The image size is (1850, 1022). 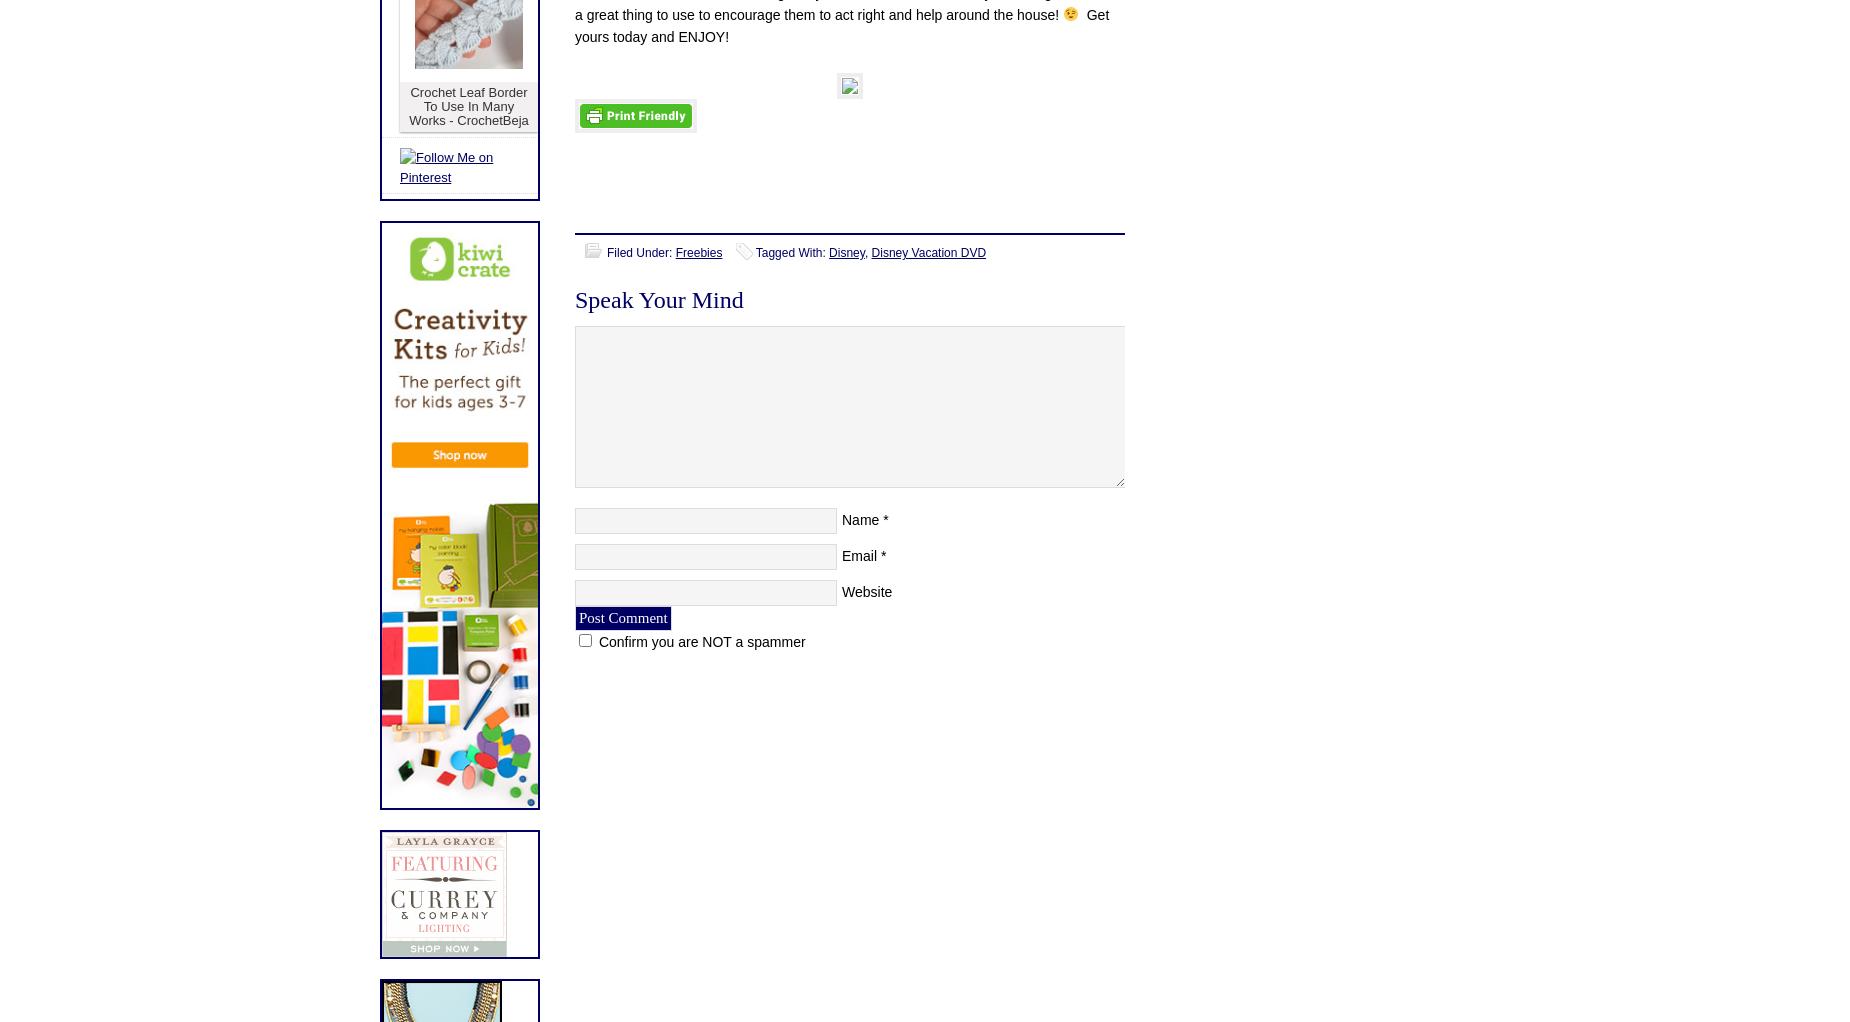 I want to click on 'Name', so click(x=860, y=518).